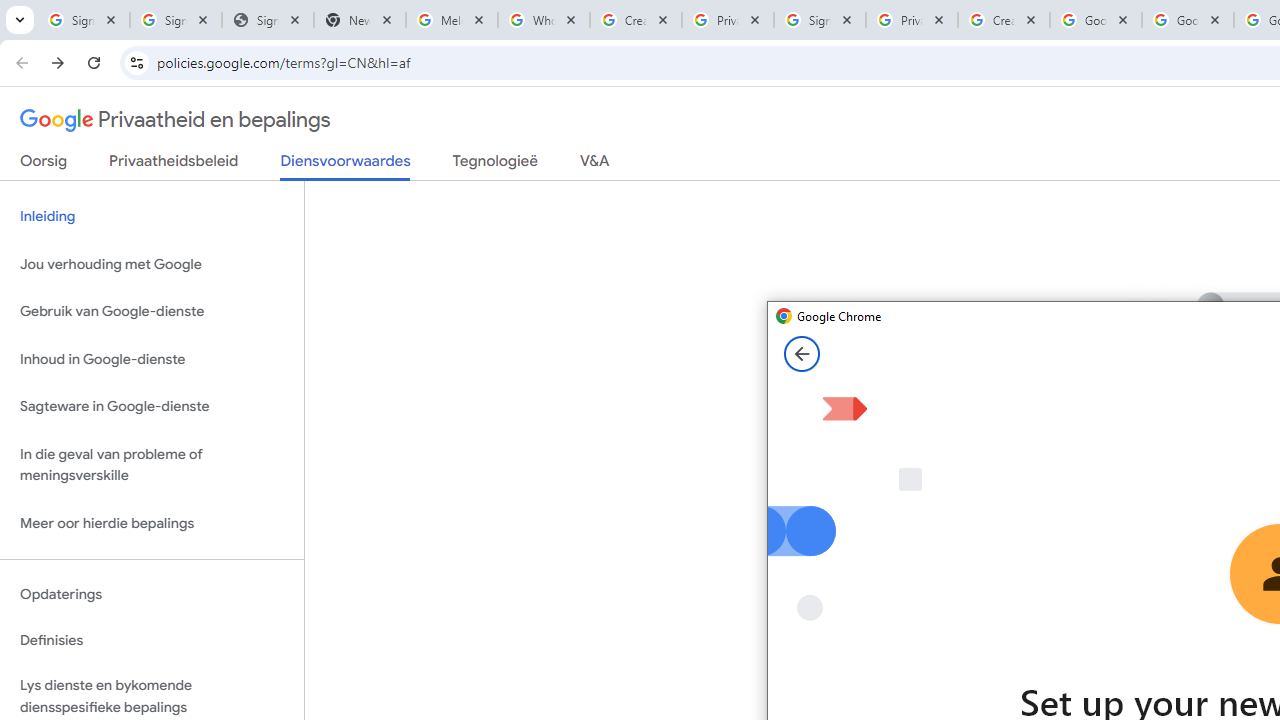 This screenshot has height=720, width=1280. What do you see at coordinates (801, 353) in the screenshot?
I see `'Back from Set up your new Chrome profile page'` at bounding box center [801, 353].